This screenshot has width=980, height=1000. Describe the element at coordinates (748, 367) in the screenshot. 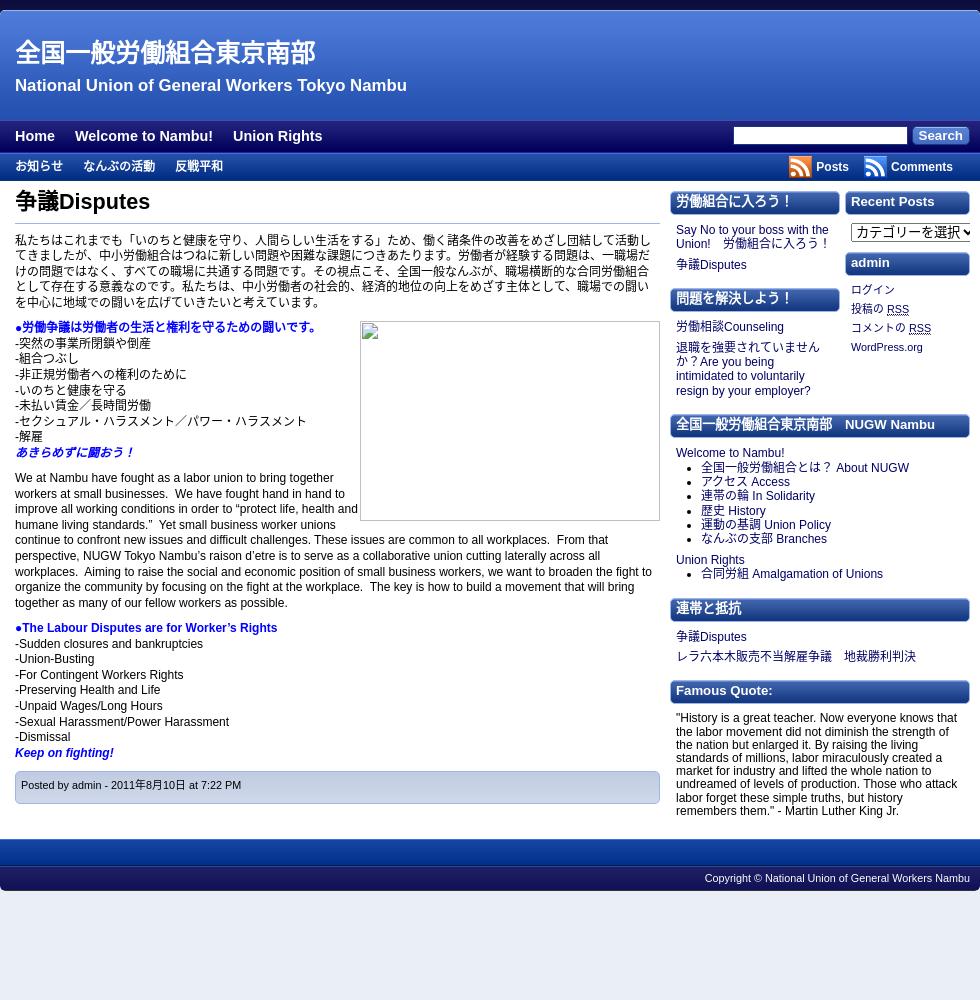

I see `'退職を強要されていませんか？Are you being intimidated to voluntarily resign by your employer?'` at that location.